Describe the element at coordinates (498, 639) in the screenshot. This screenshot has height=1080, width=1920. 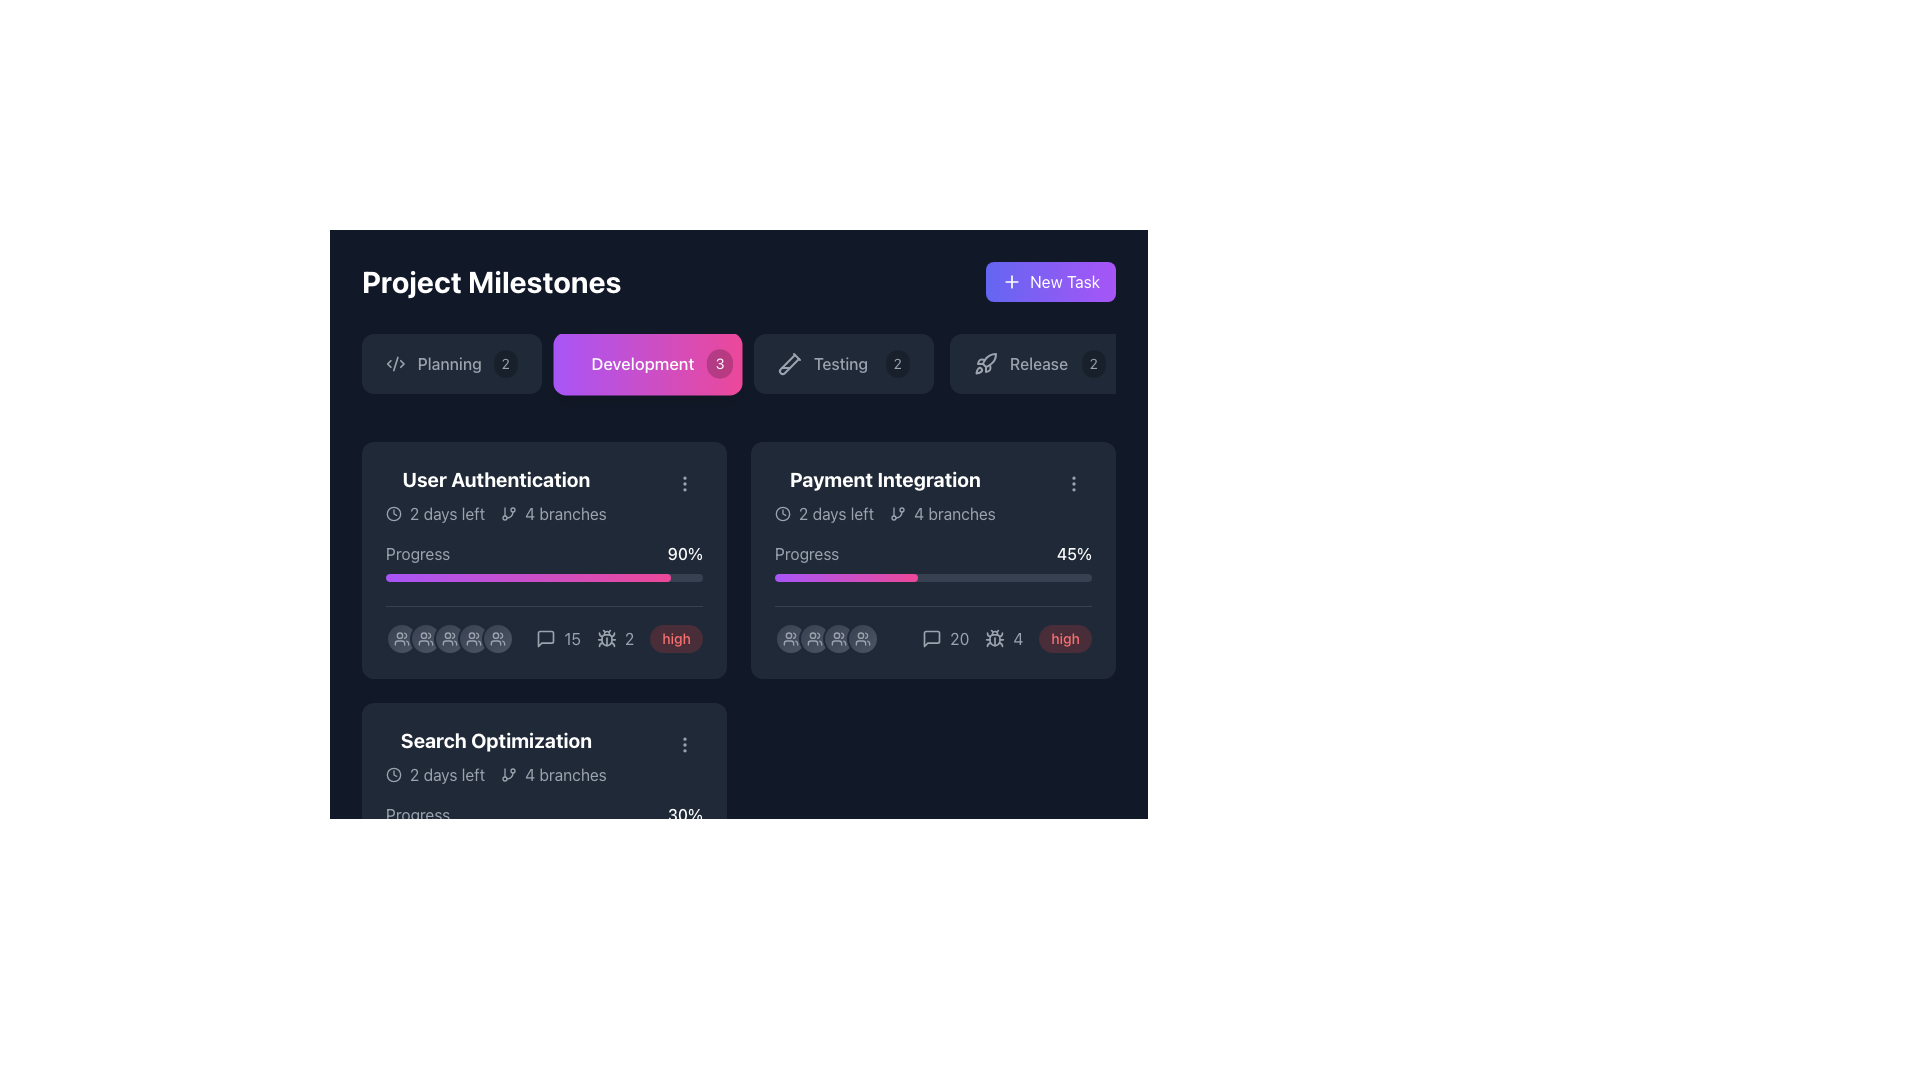
I see `the sixth circular icon with a dark gradient background and a light-colored 'users' icon at the center, located in the 'User Authentication' card` at that location.